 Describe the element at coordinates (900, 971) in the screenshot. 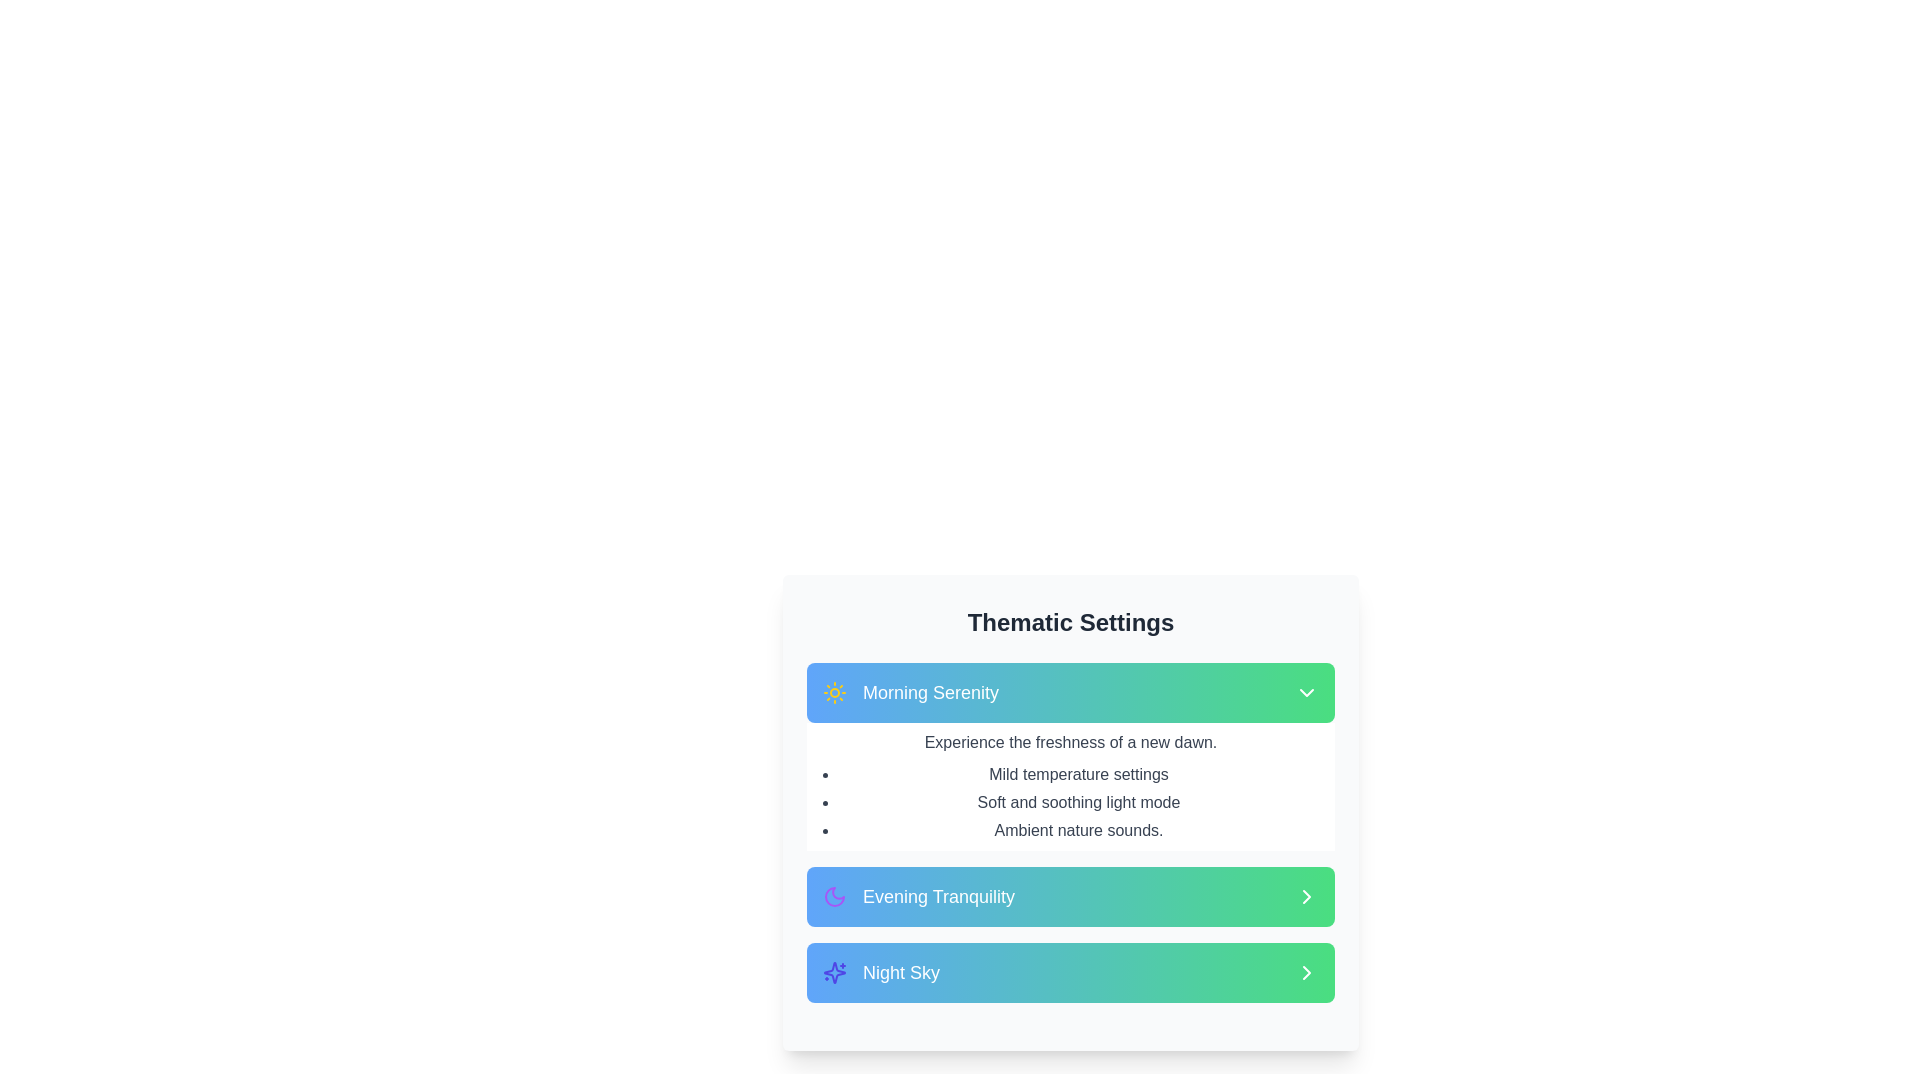

I see `the label for the third theme option, 'Night Sky', in the thematic settings panel, located on the bottom row adjacent to the stars icon` at that location.